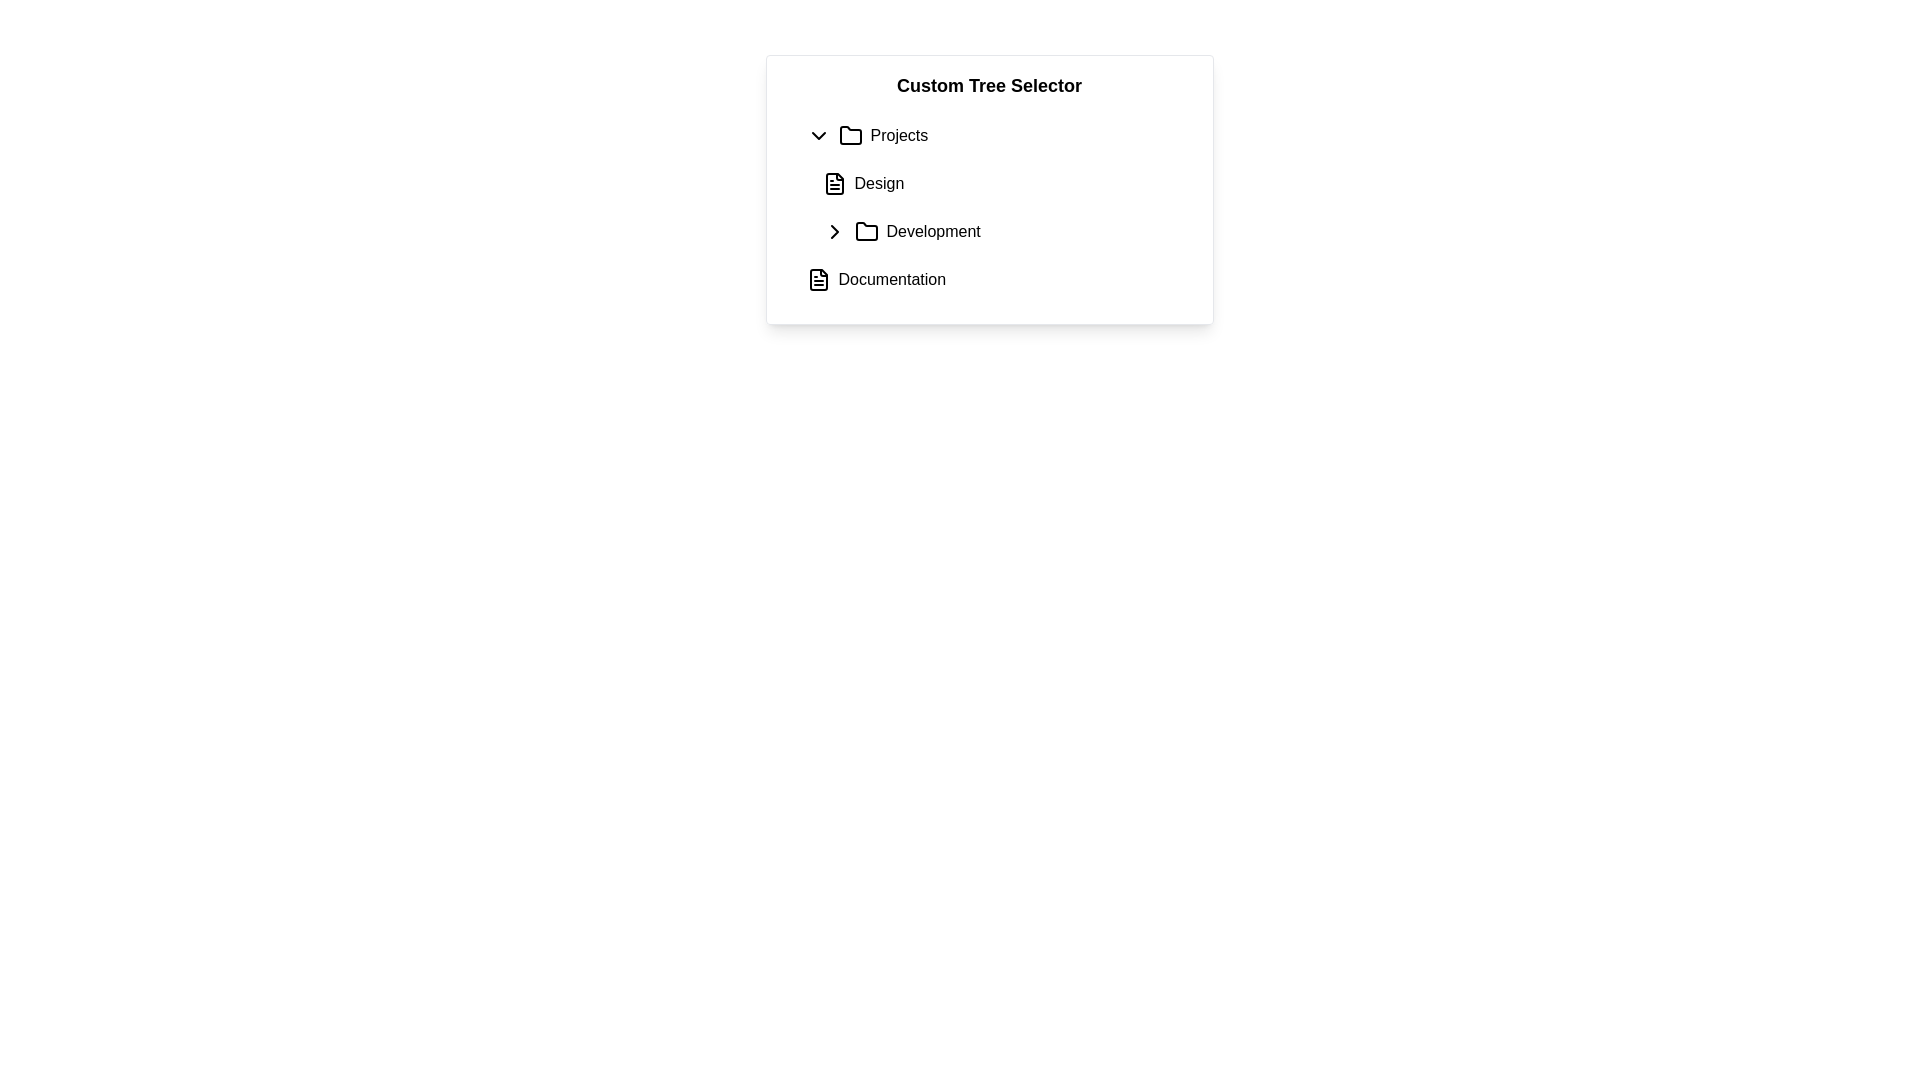  What do you see at coordinates (989, 84) in the screenshot?
I see `the text header displaying 'Custom Tree Selector', which is a bold and large font element located at the top of the panel` at bounding box center [989, 84].